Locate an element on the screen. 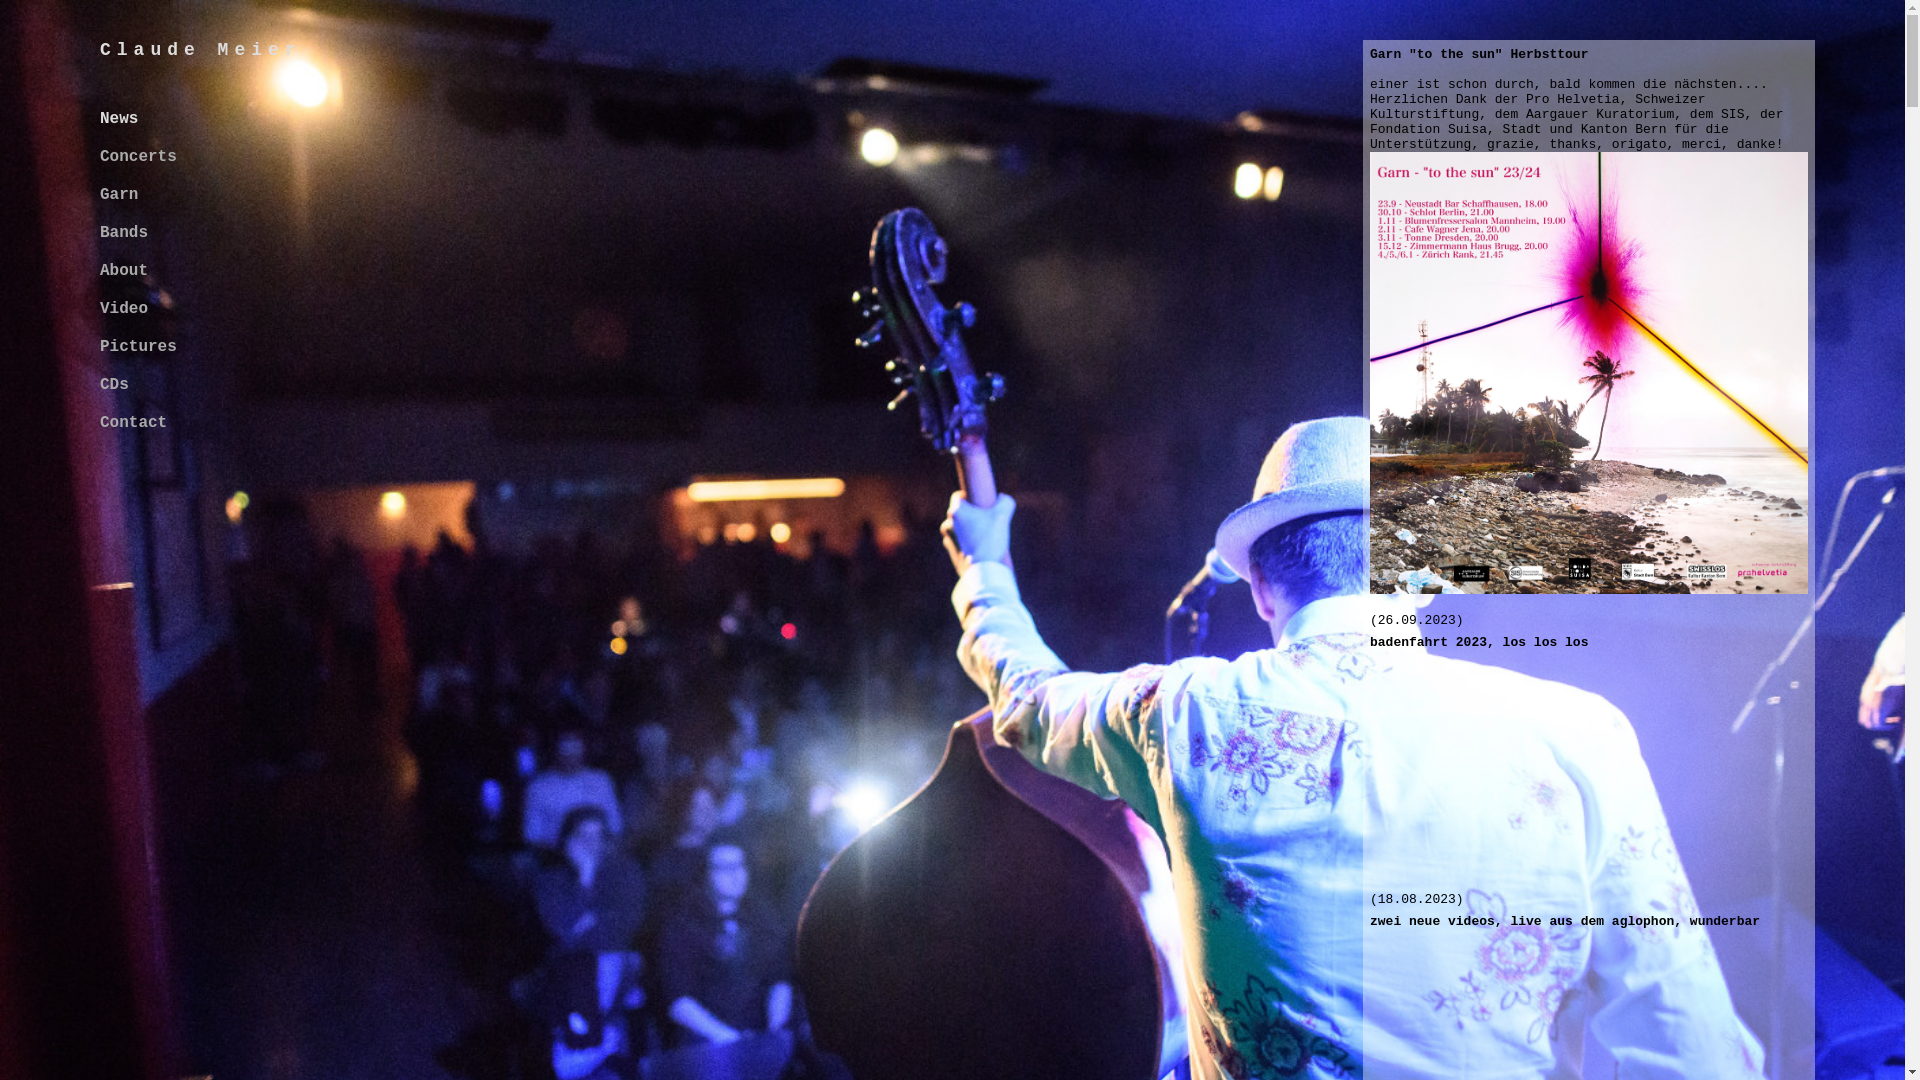 The height and width of the screenshot is (1080, 1920). 'Concerts' is located at coordinates (137, 156).